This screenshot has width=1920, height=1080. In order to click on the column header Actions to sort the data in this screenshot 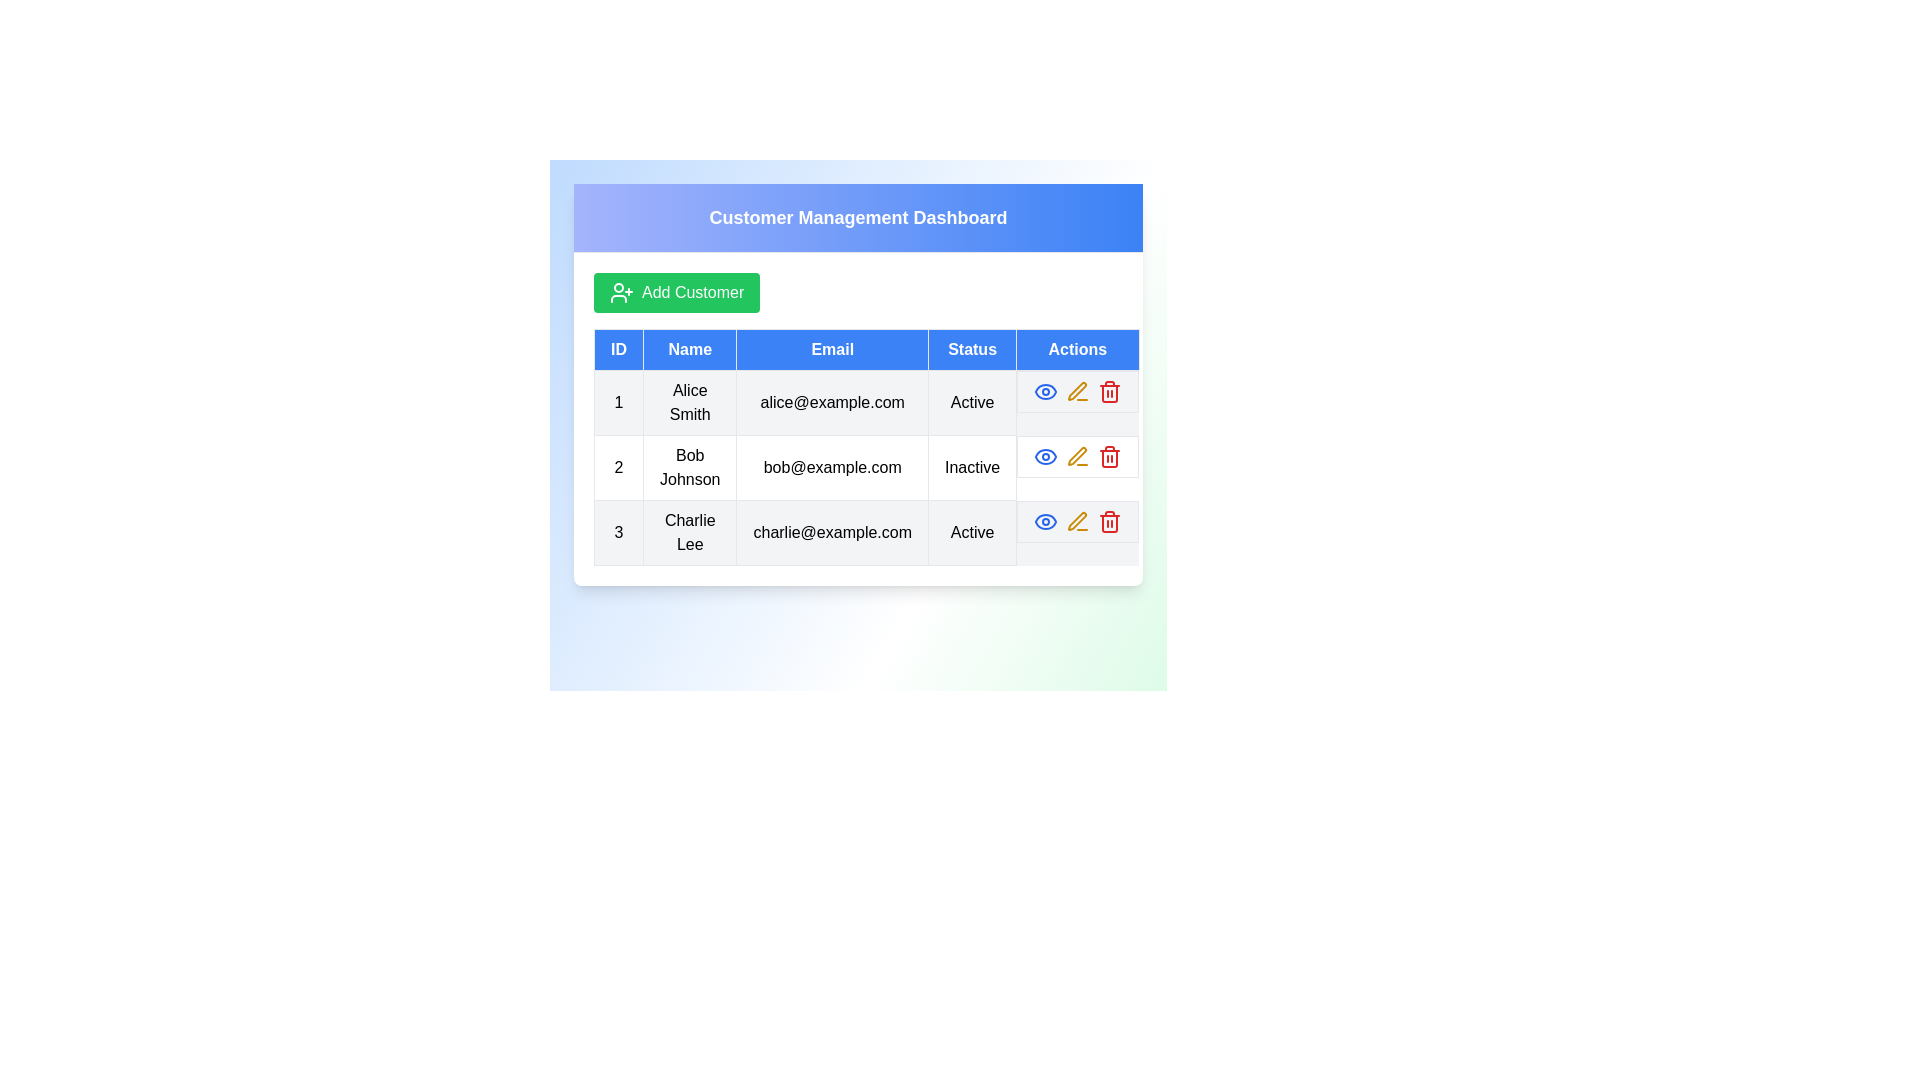, I will do `click(1077, 349)`.